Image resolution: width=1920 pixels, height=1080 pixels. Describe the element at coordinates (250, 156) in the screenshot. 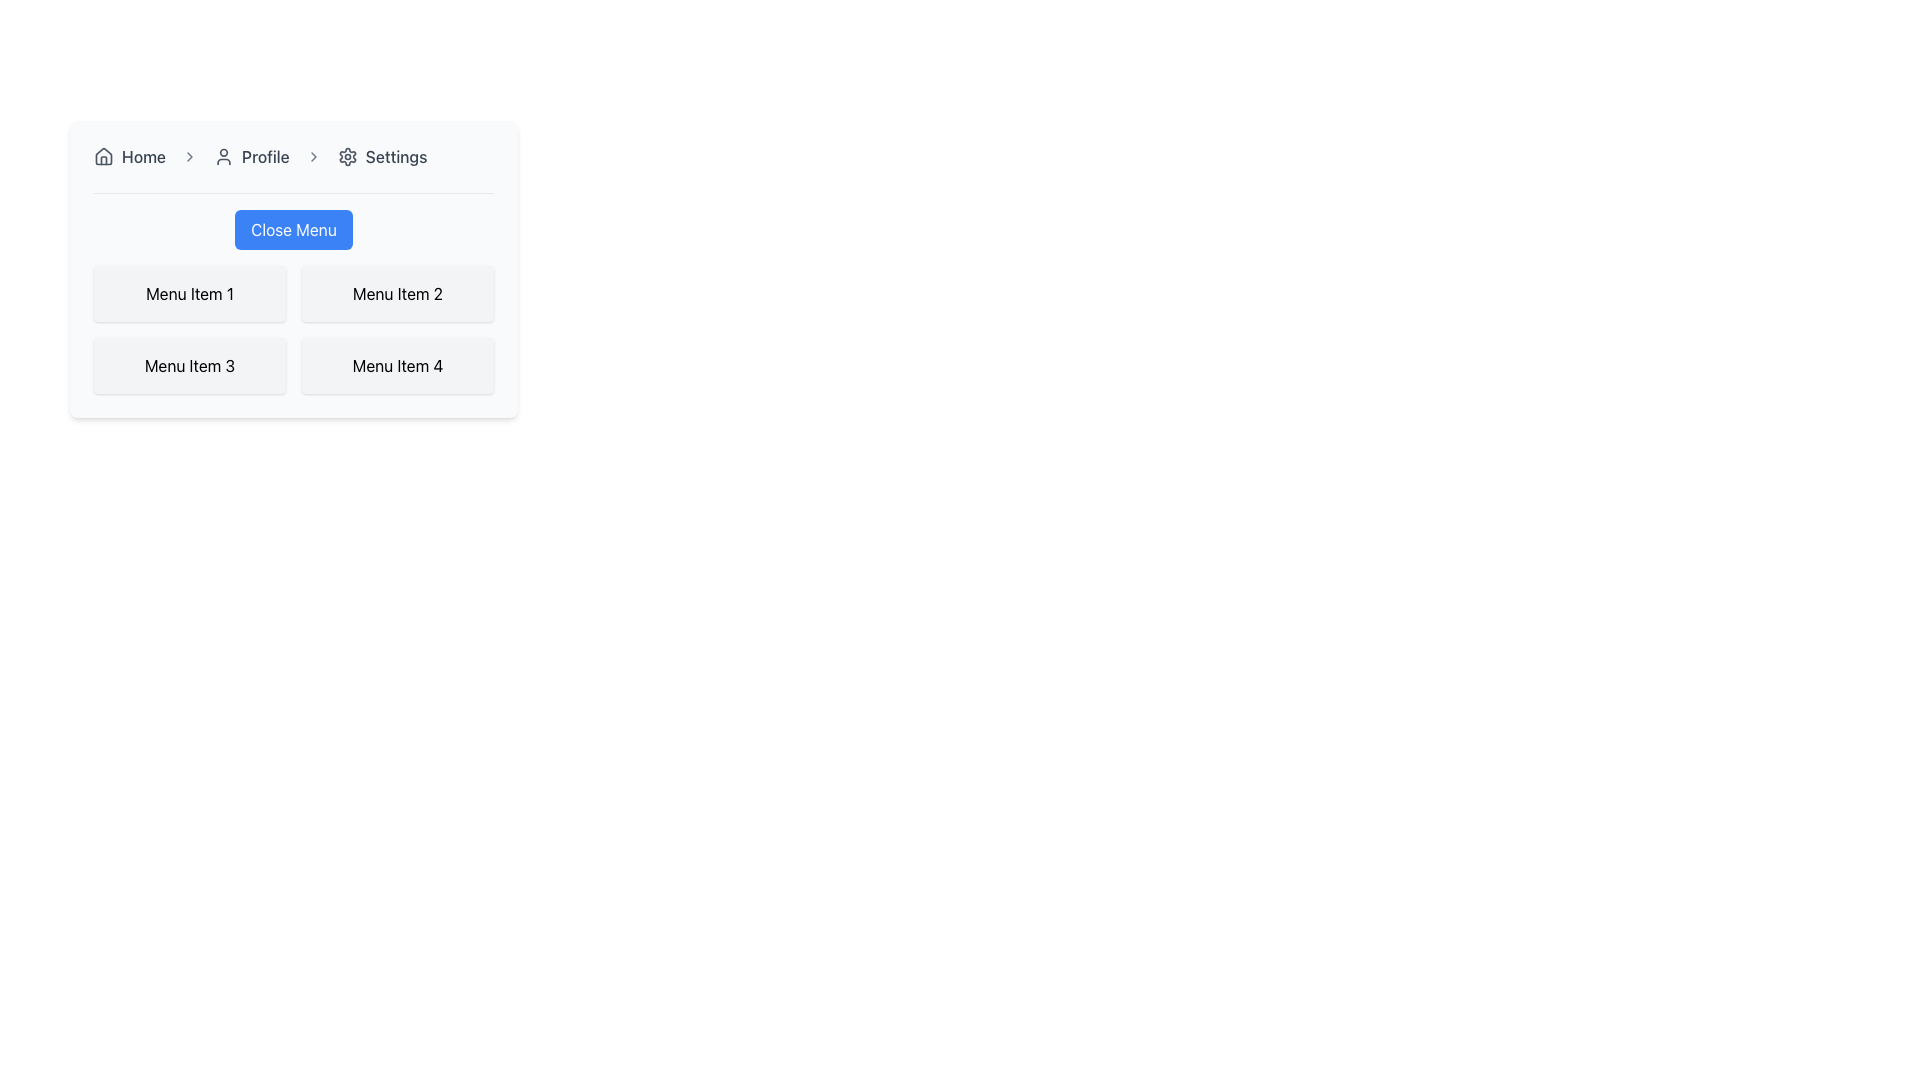

I see `the 'Profile' button in the navigation bar to observe the styling change from gray to blue` at that location.